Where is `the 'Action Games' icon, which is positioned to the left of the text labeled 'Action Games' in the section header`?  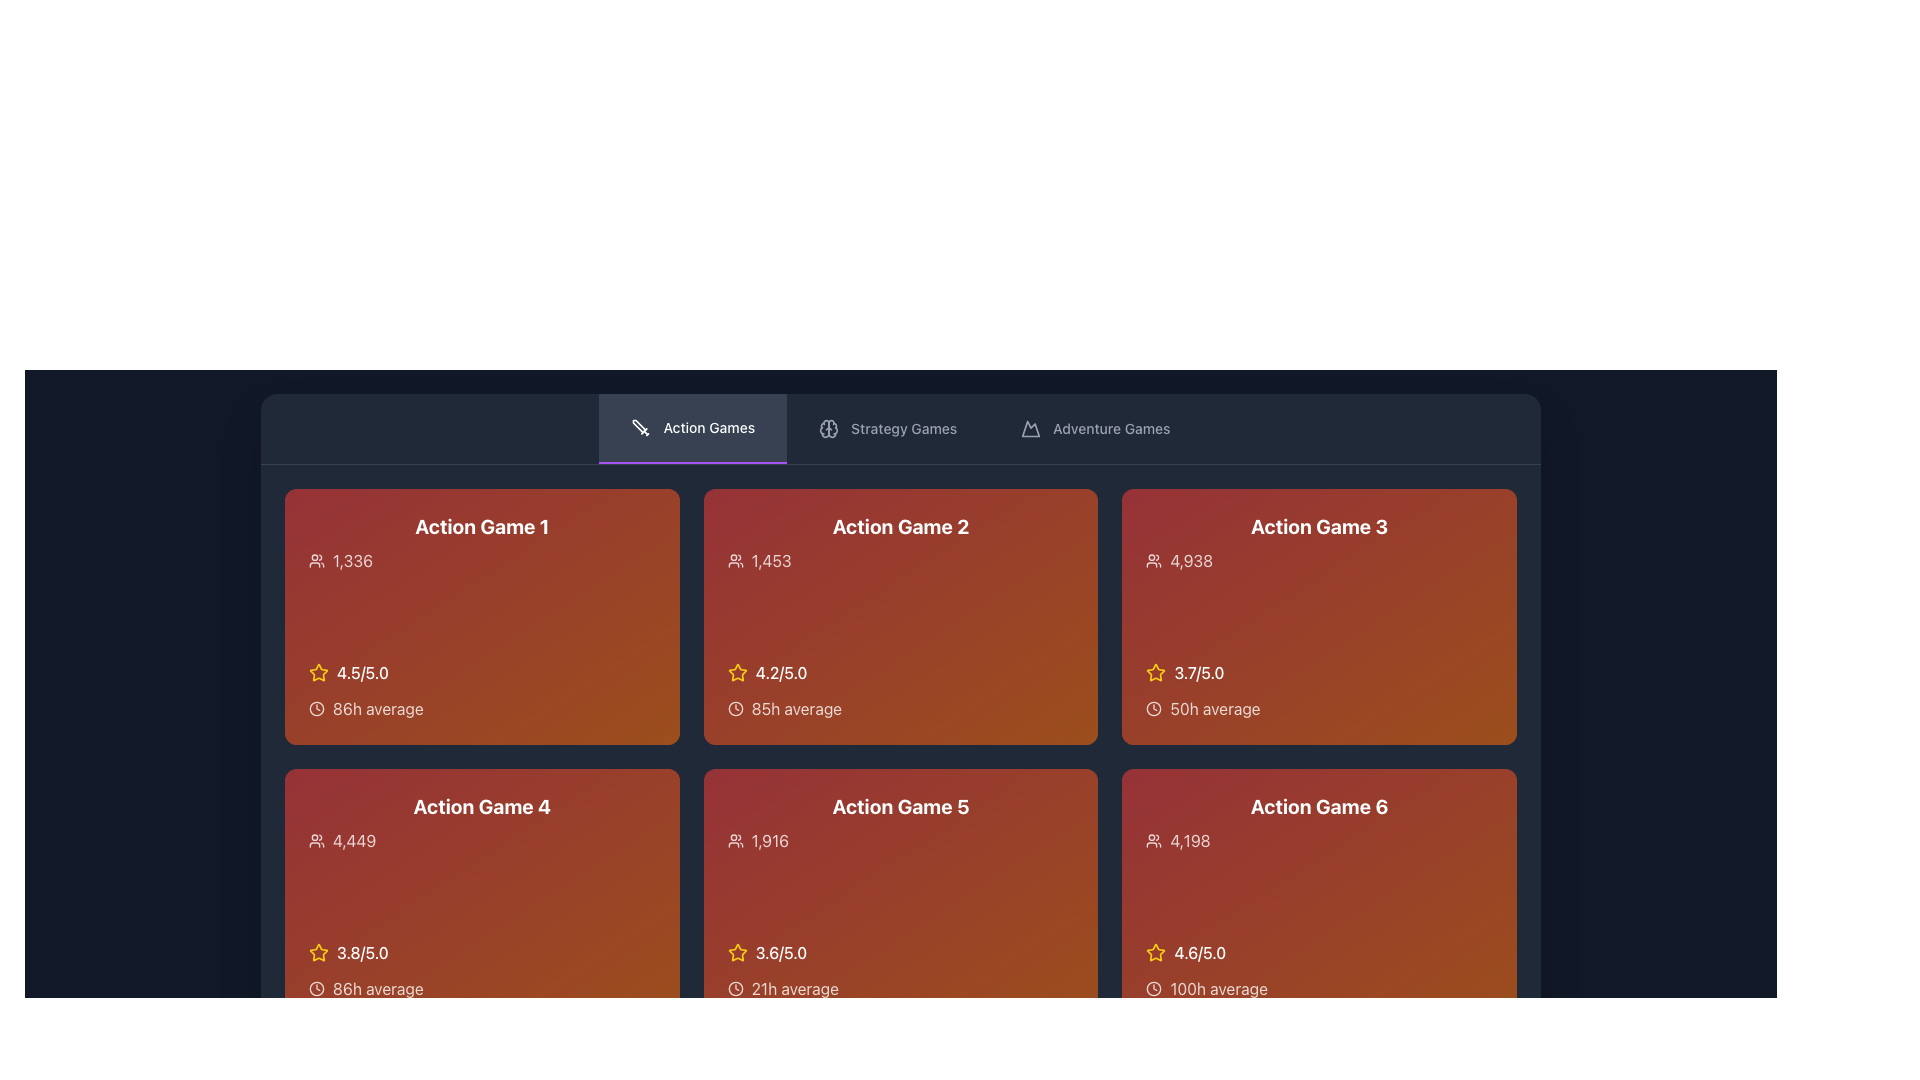 the 'Action Games' icon, which is positioned to the left of the text labeled 'Action Games' in the section header is located at coordinates (641, 427).